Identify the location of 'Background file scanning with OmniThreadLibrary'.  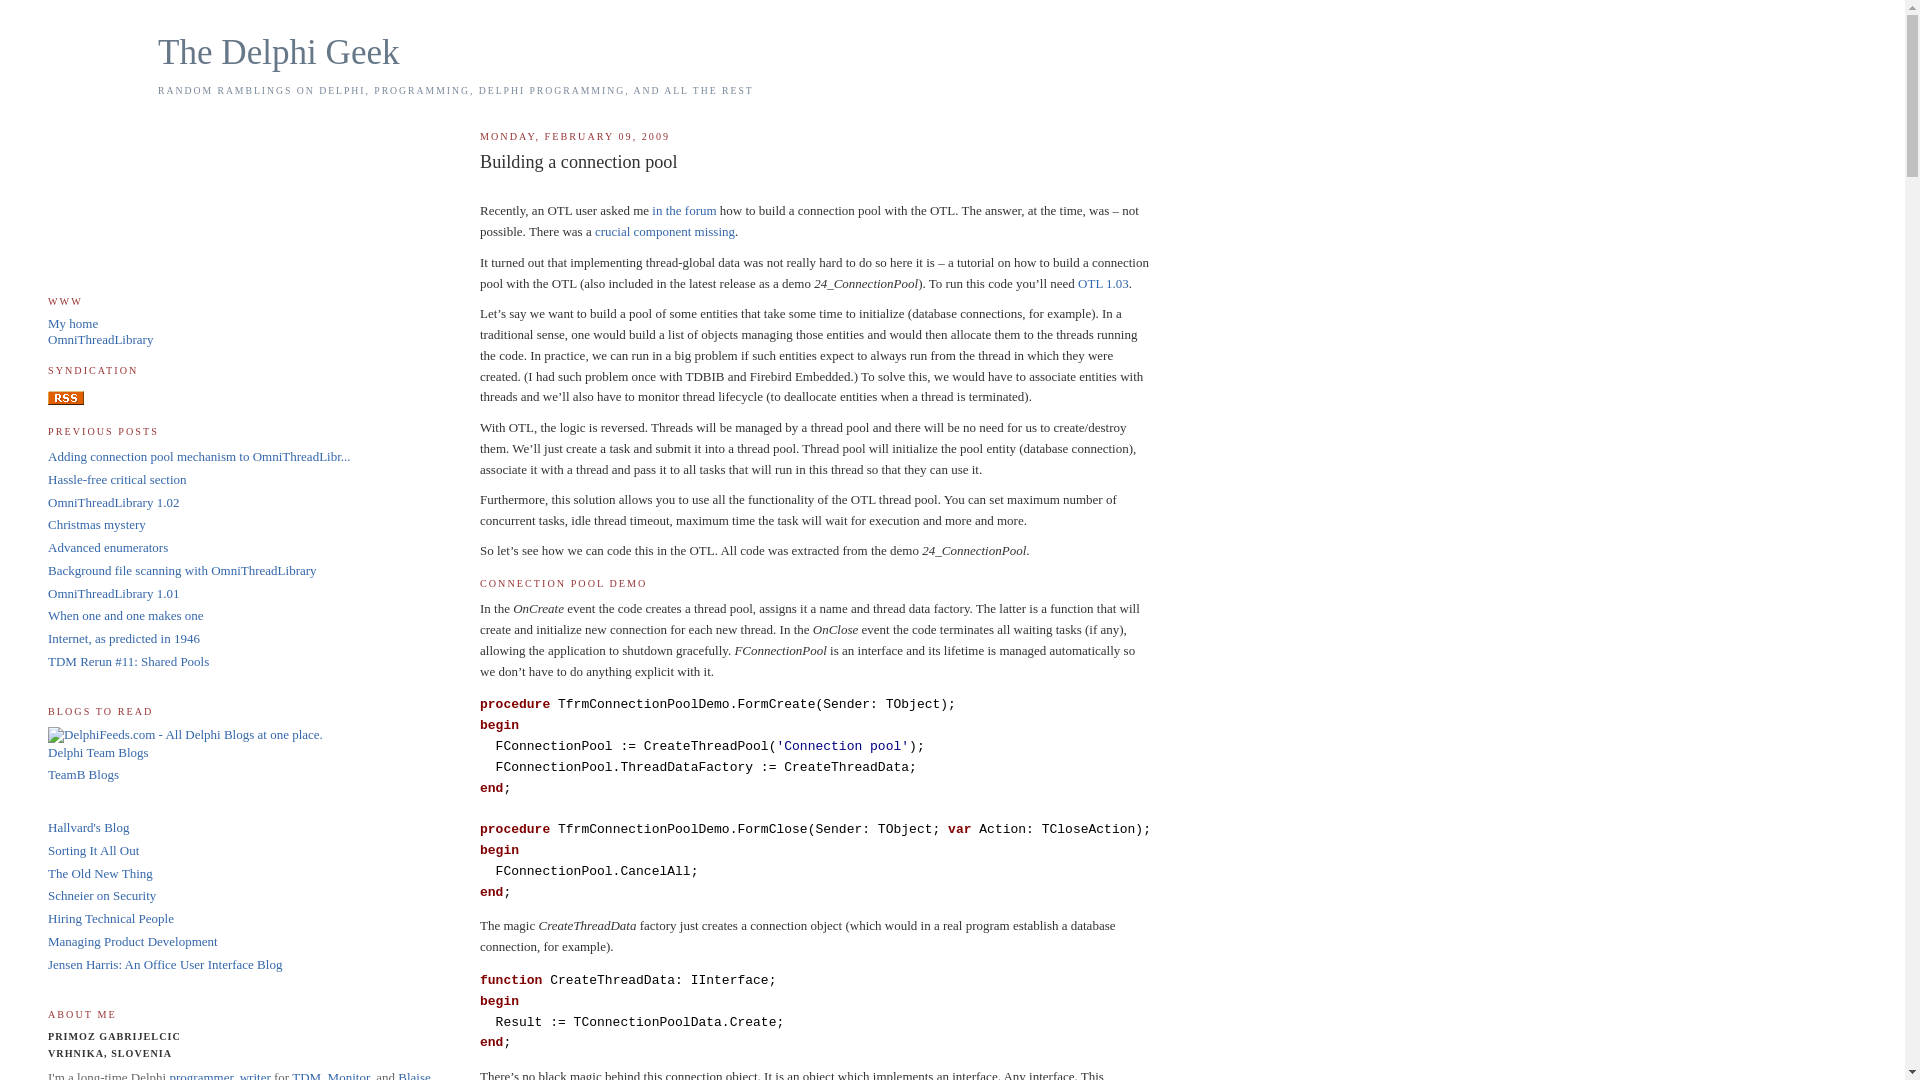
(182, 570).